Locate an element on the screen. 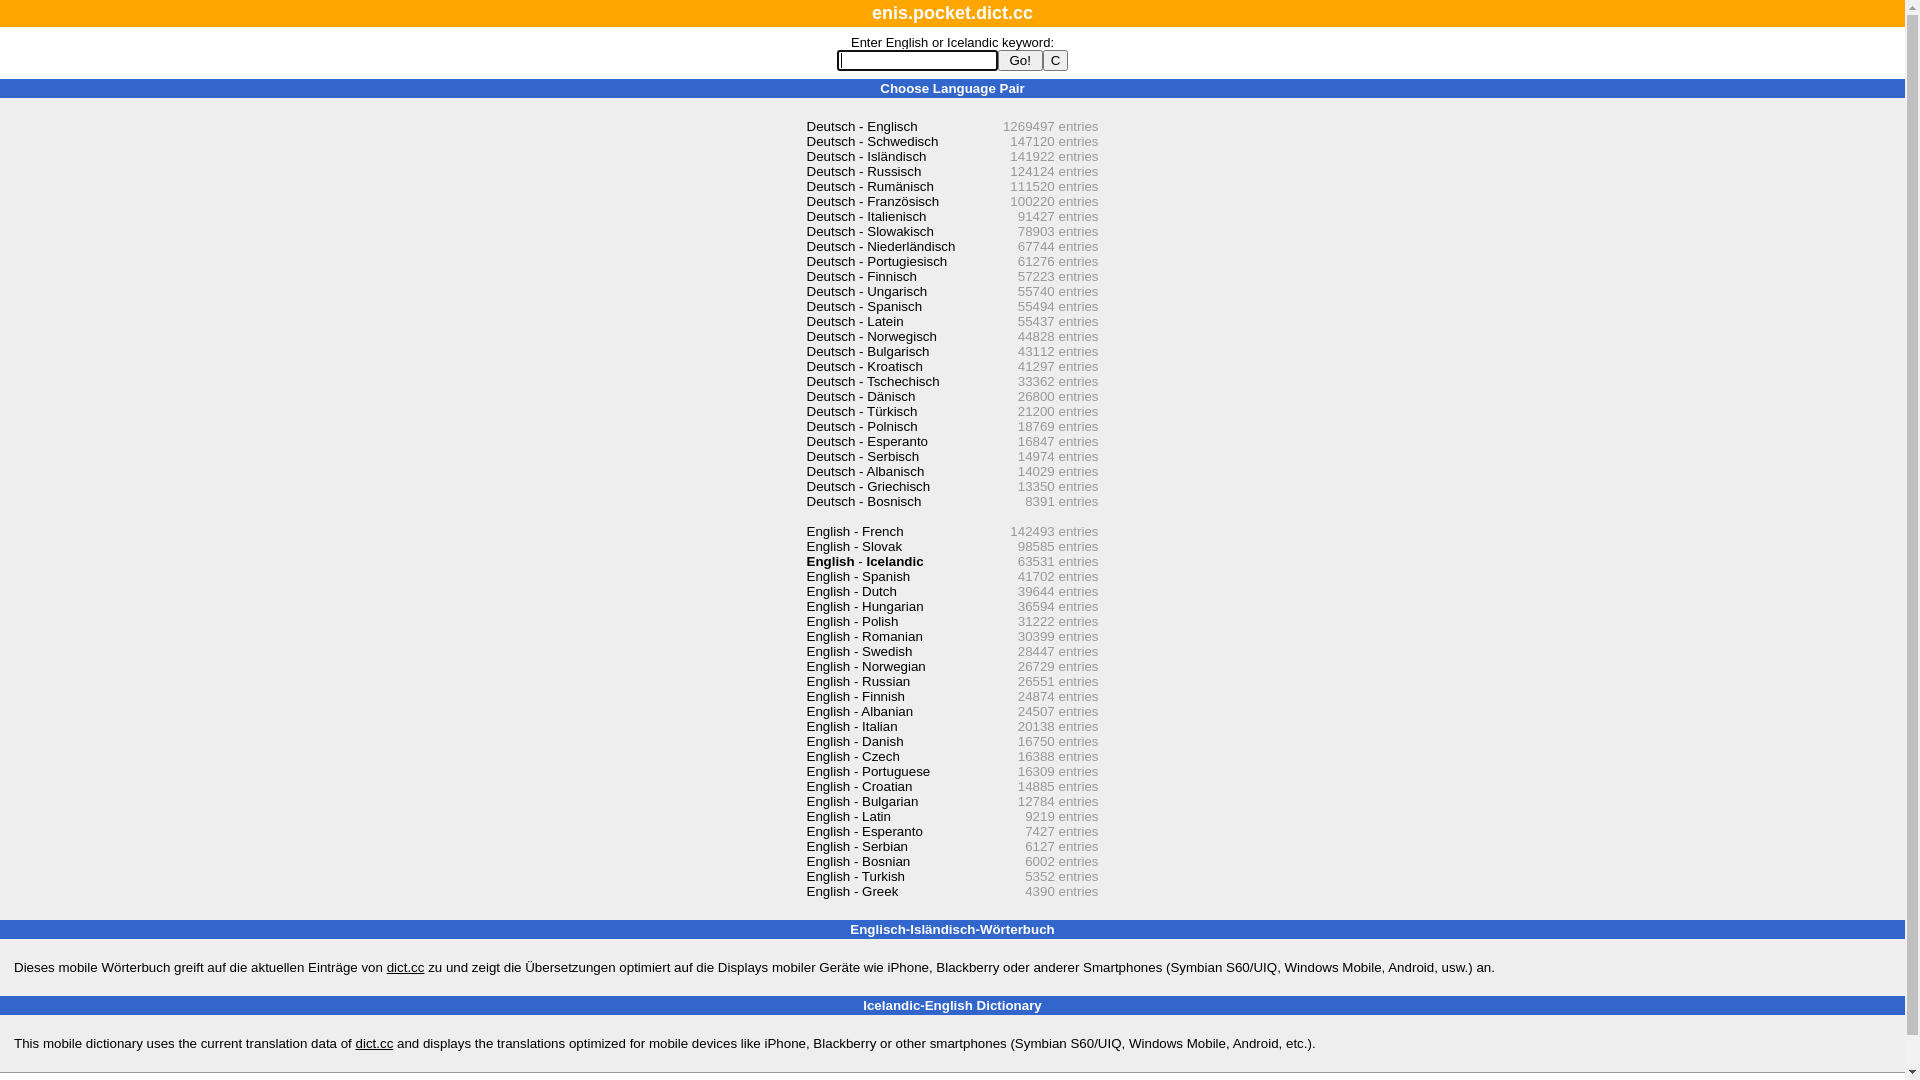 The image size is (1920, 1080). 'English - Finnish' is located at coordinates (855, 695).